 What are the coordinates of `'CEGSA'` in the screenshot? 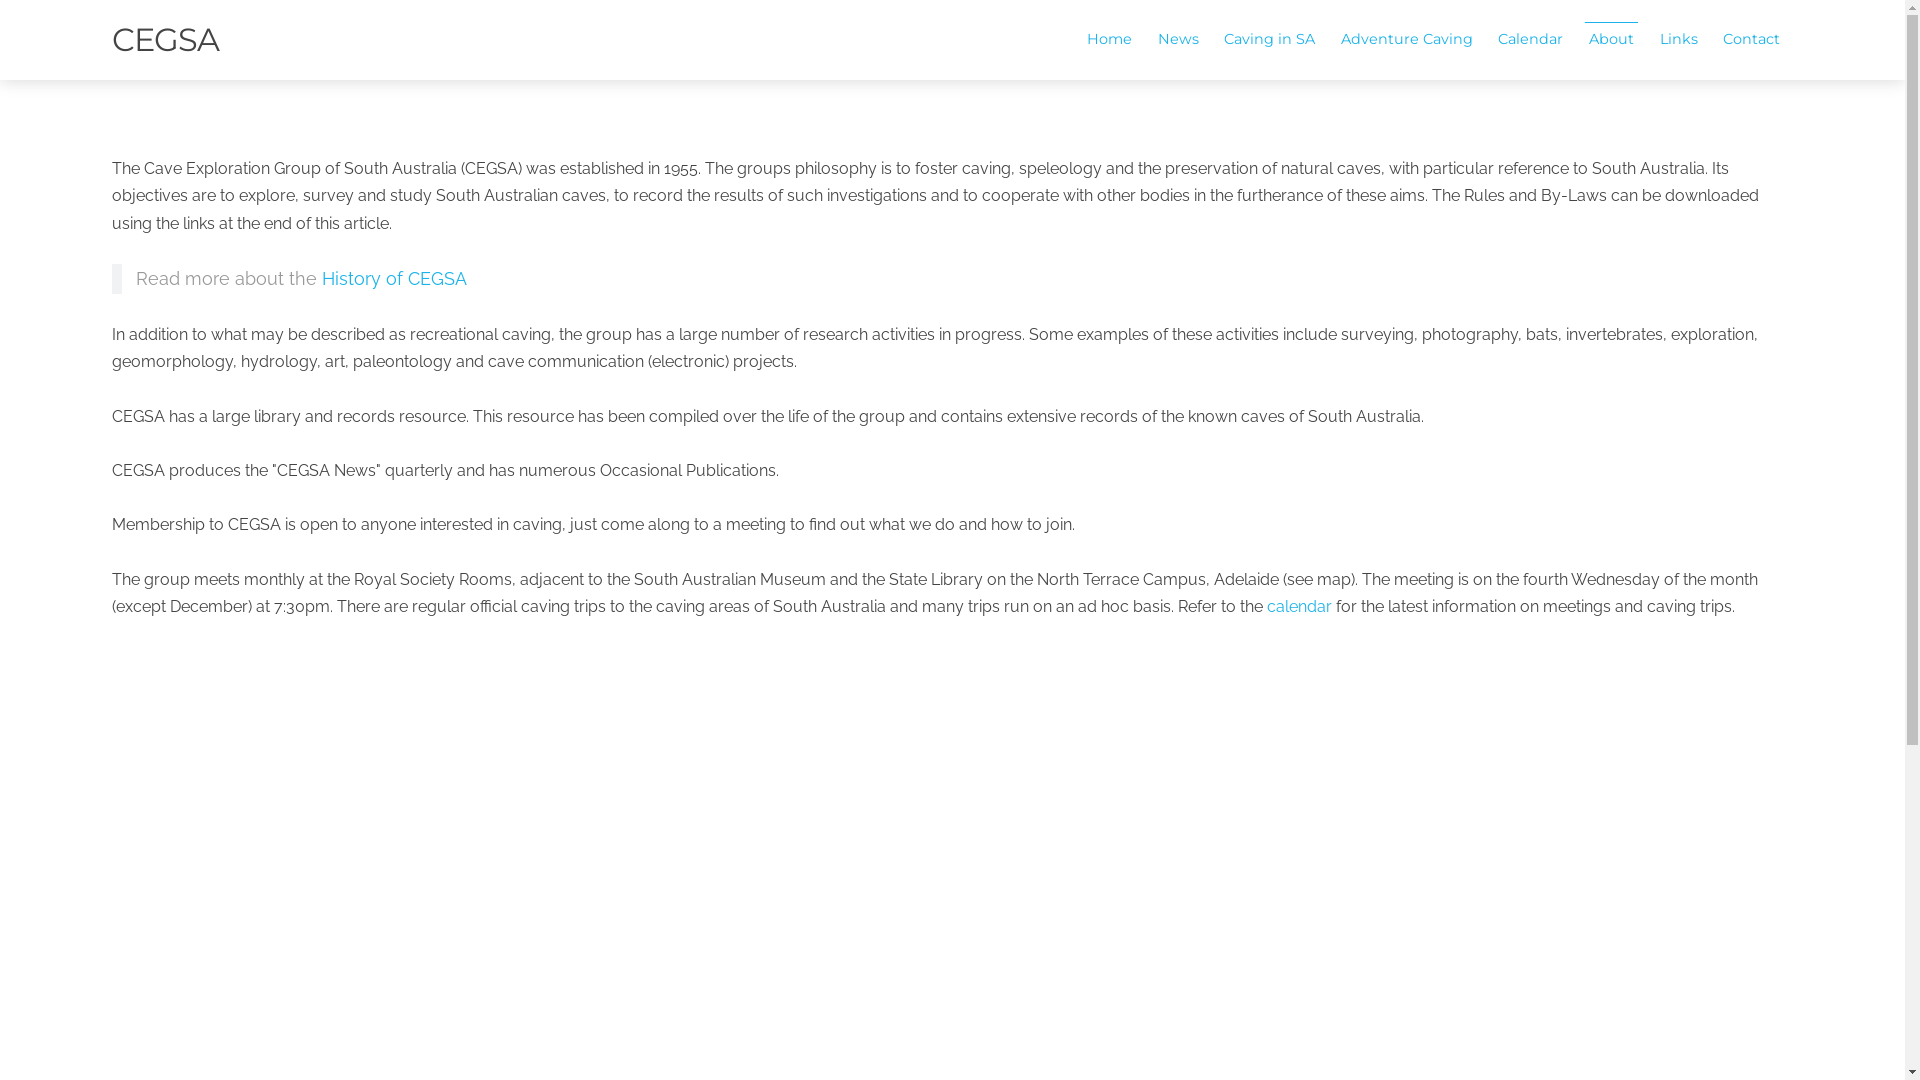 It's located at (165, 39).